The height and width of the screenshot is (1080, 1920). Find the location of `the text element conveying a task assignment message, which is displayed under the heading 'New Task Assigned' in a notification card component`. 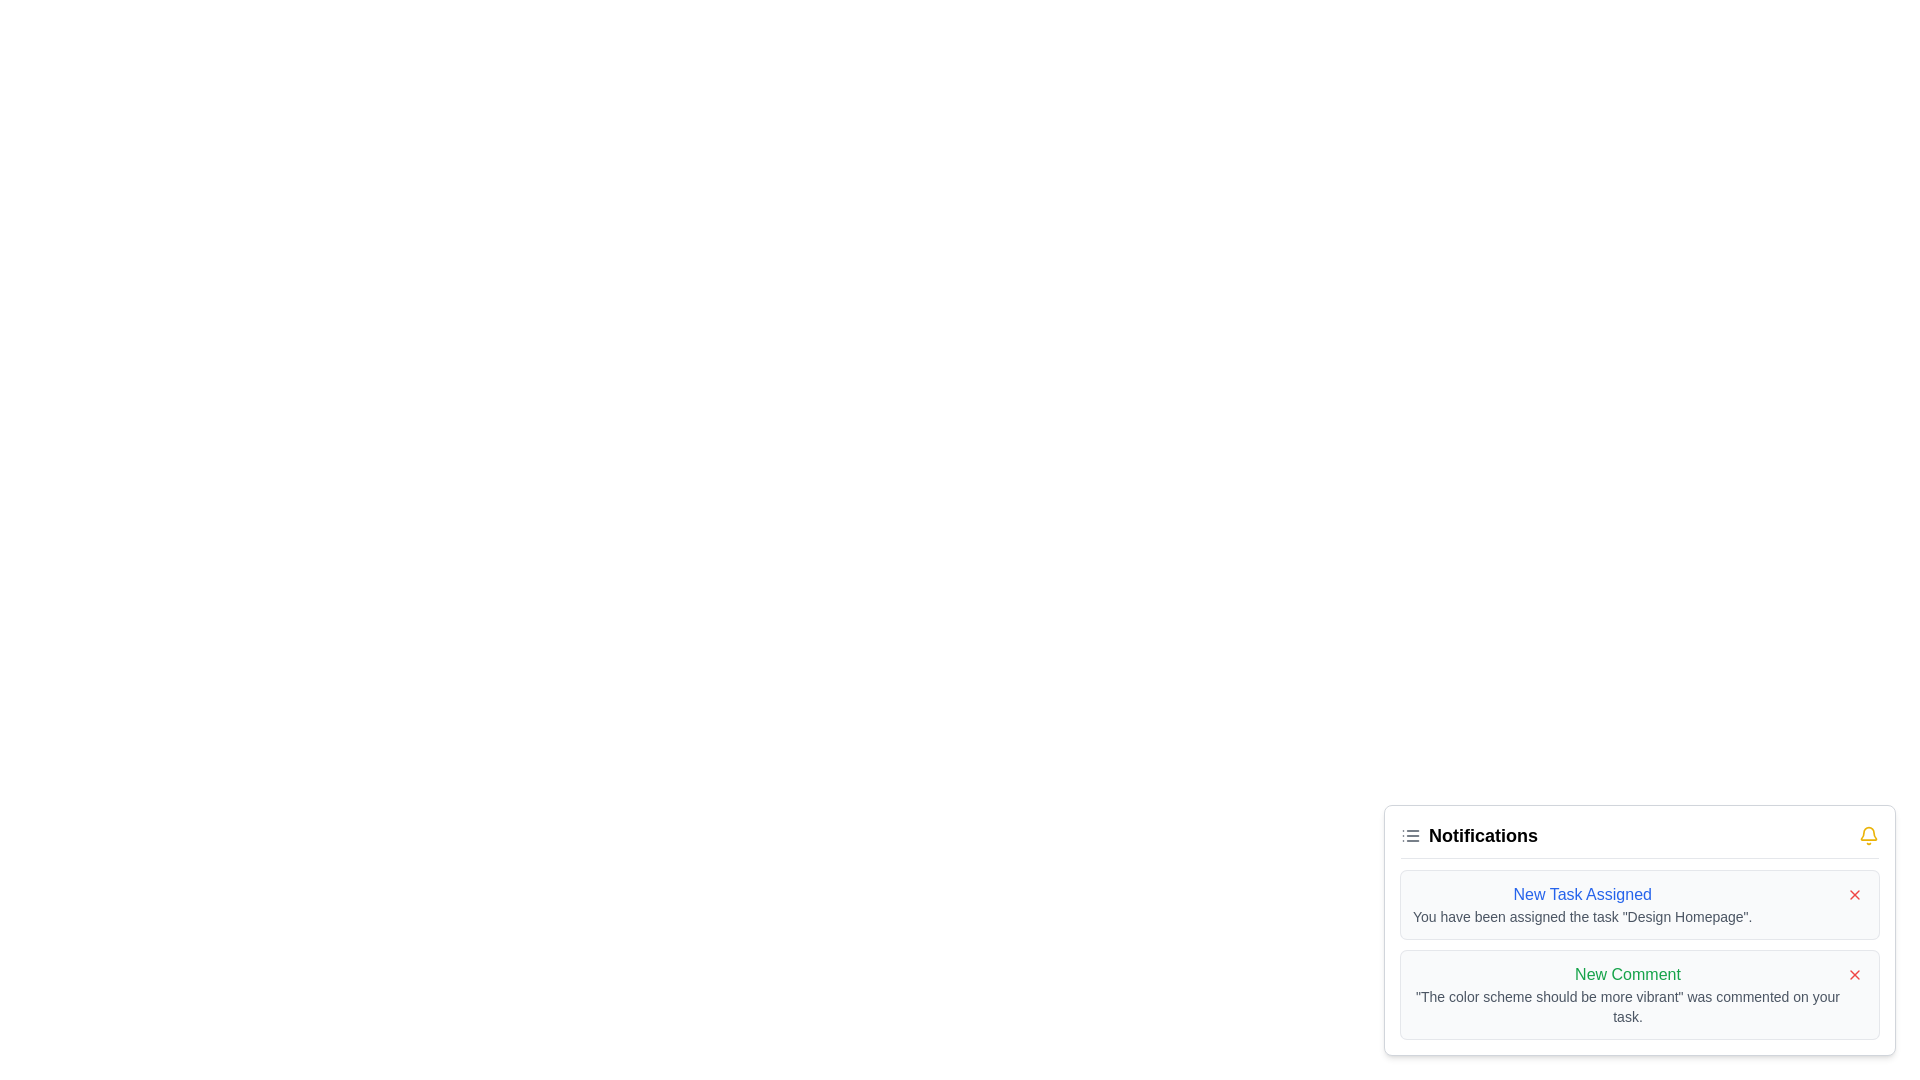

the text element conveying a task assignment message, which is displayed under the heading 'New Task Assigned' in a notification card component is located at coordinates (1581, 917).